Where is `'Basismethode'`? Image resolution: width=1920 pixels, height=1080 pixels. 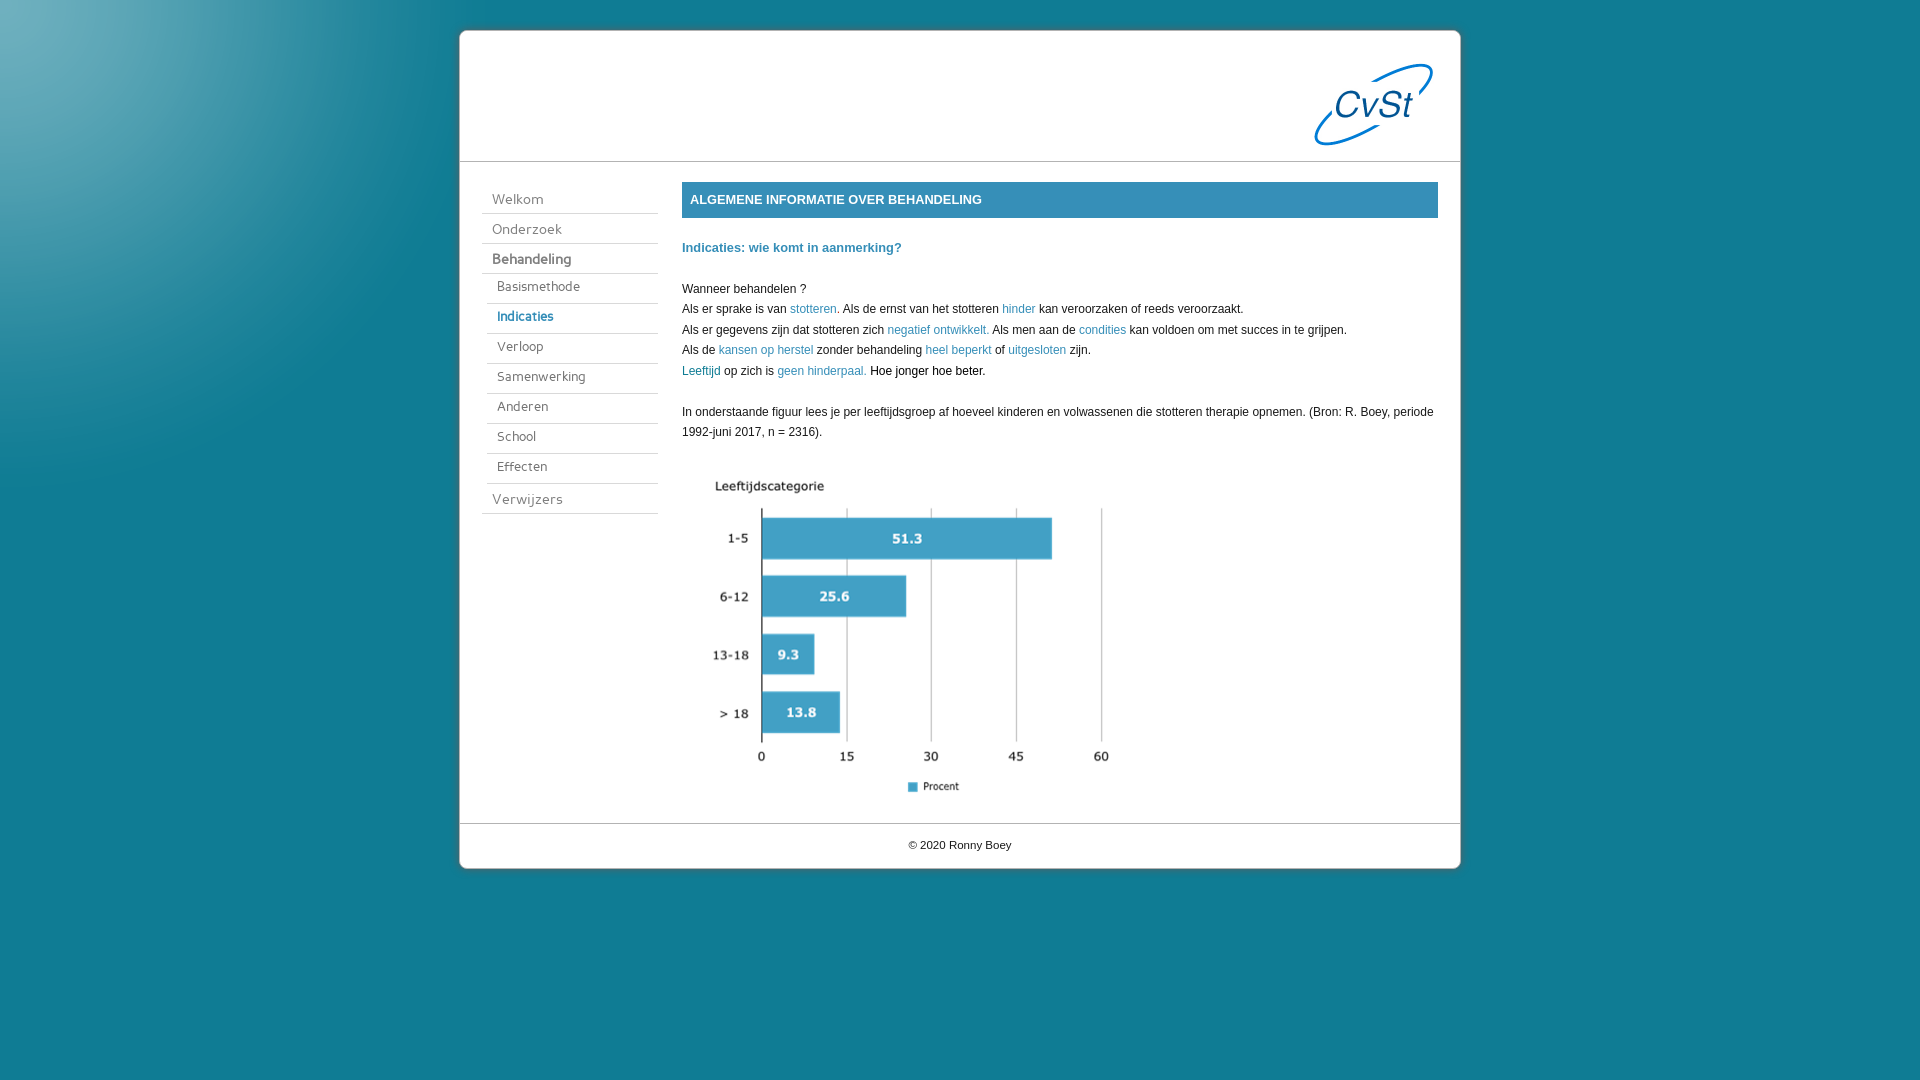
'Basismethode' is located at coordinates (571, 289).